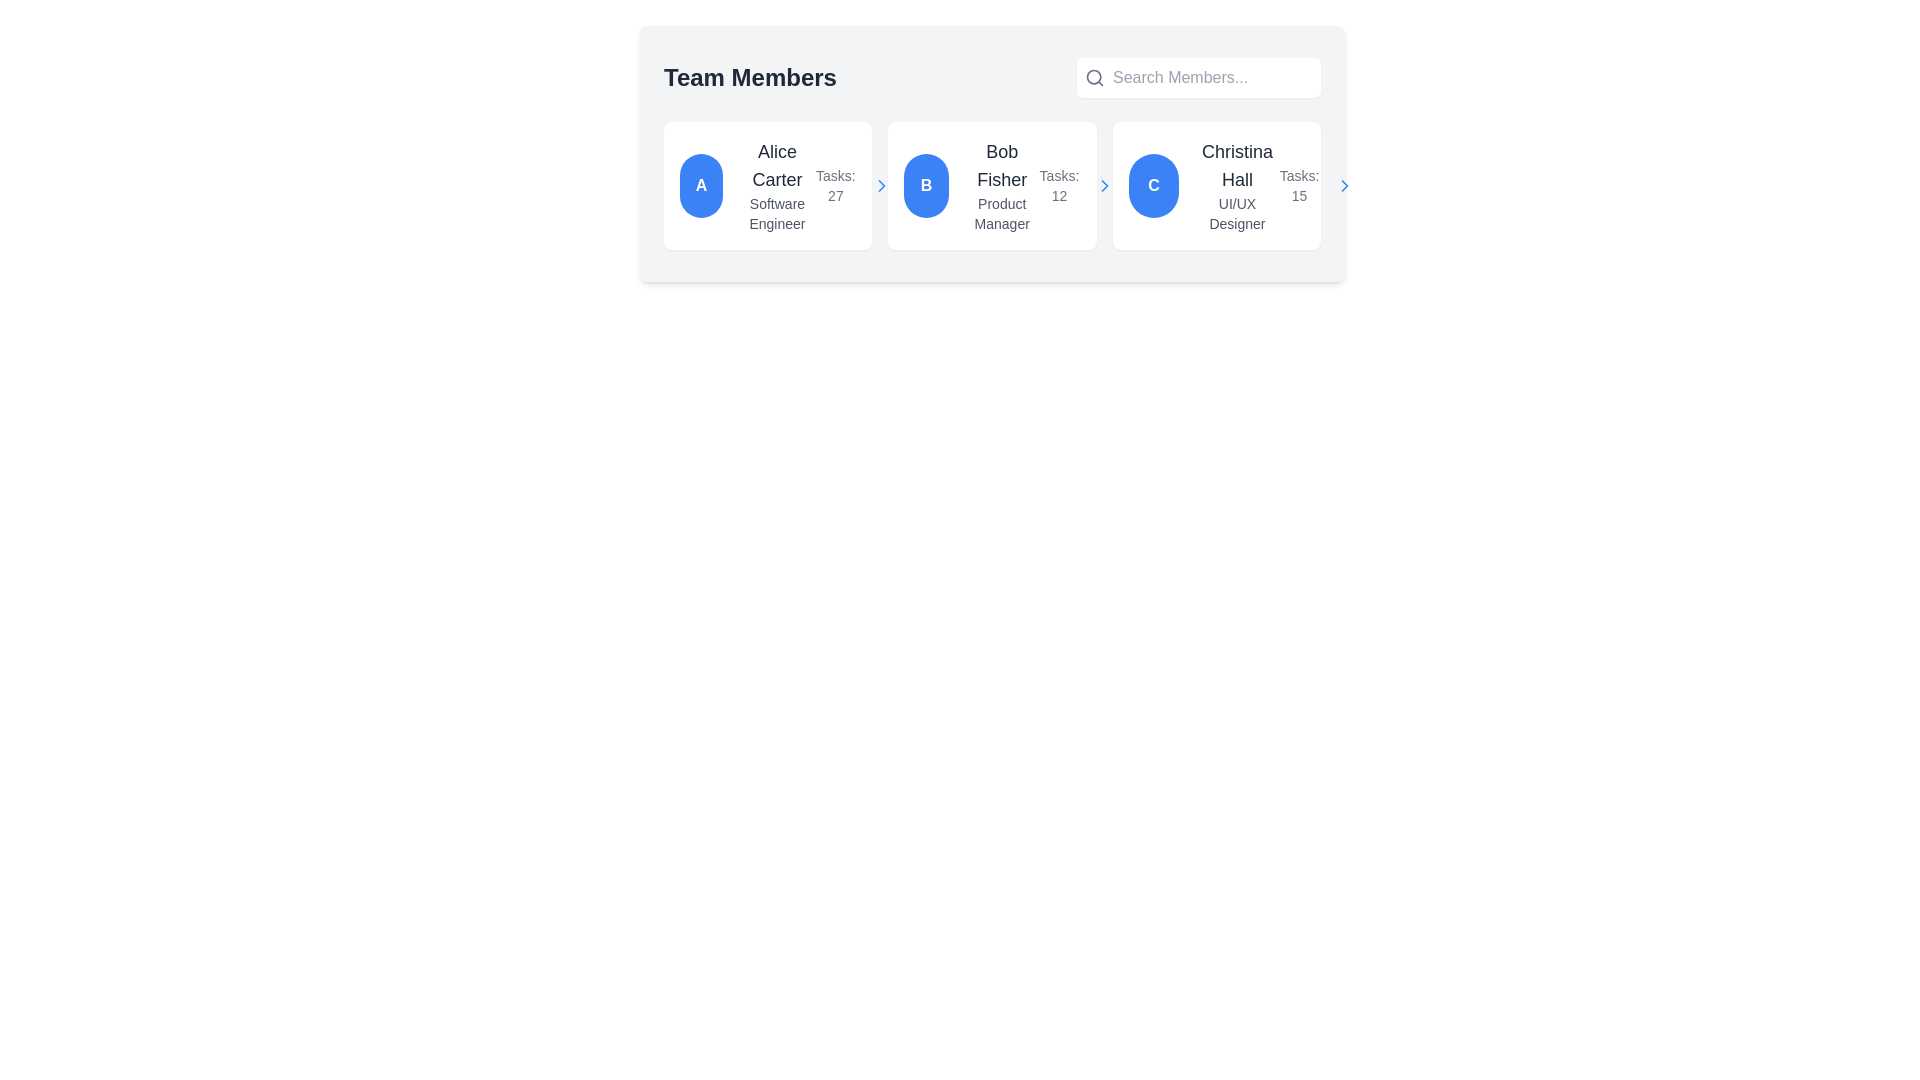 The height and width of the screenshot is (1080, 1920). Describe the element at coordinates (1345, 185) in the screenshot. I see `Icon (Chevron Right) which signifies navigation or forward progression, located on the far-right side of the panel adjacent to Christina Hall's information box` at that location.